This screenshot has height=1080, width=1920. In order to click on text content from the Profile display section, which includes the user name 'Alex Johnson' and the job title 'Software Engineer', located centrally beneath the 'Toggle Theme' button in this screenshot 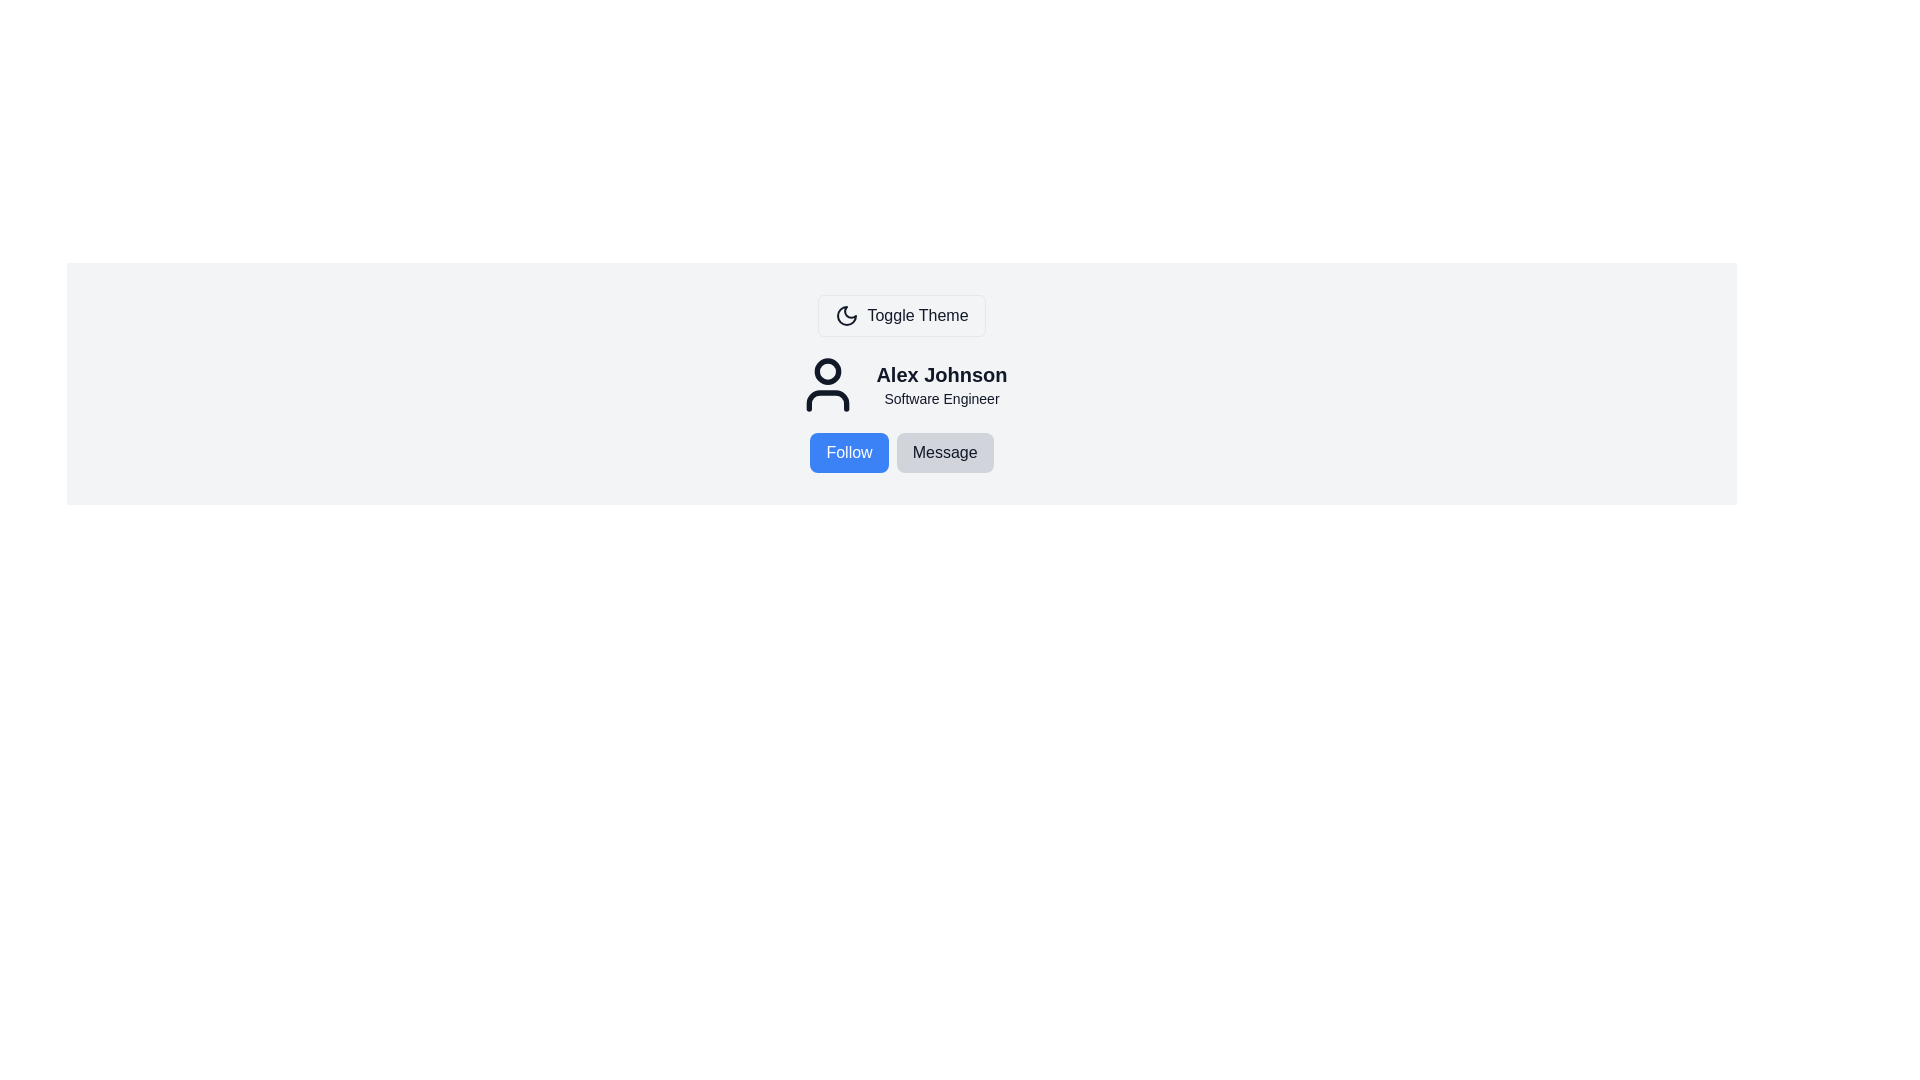, I will do `click(901, 385)`.